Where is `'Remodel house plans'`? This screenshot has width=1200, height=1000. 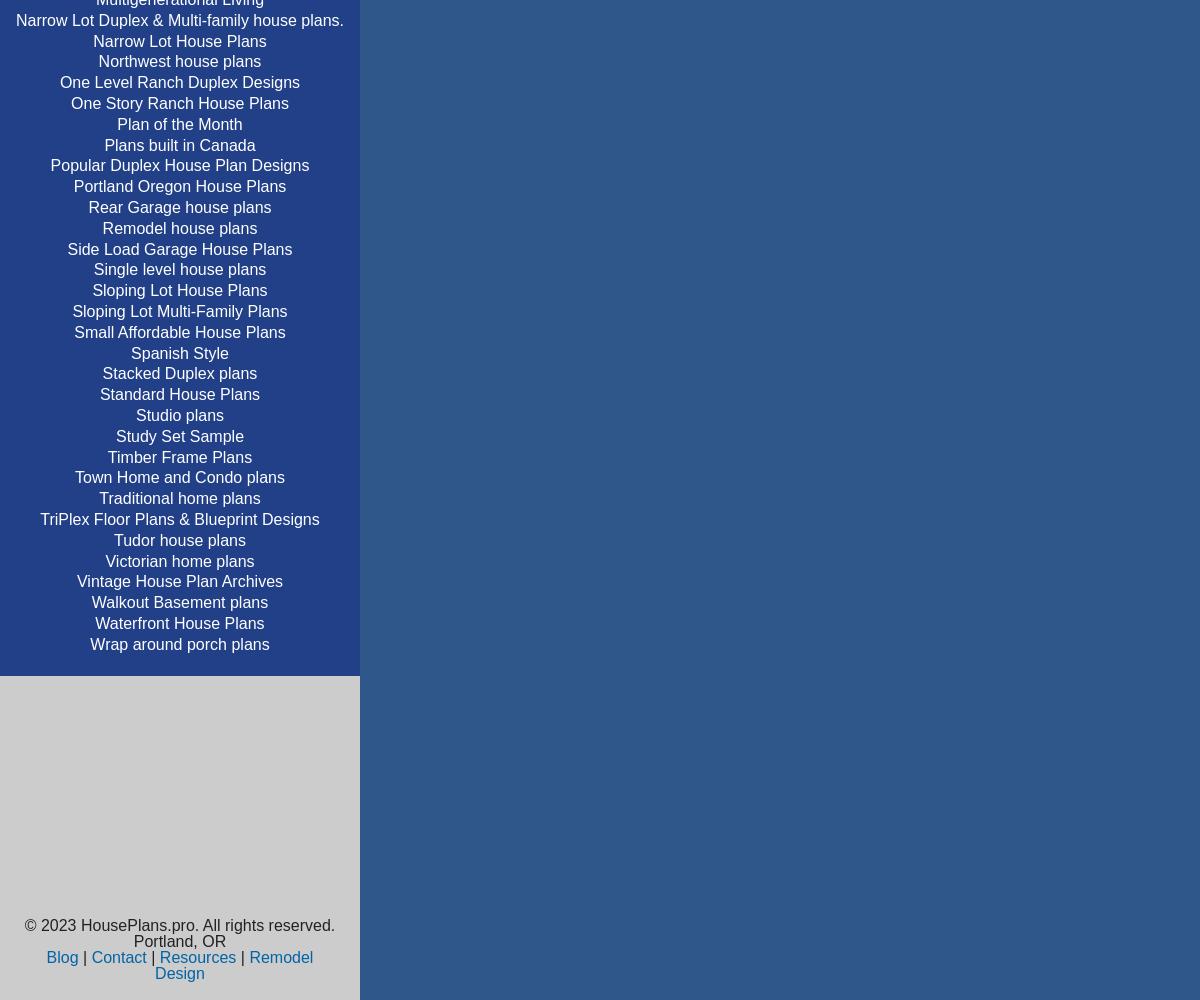 'Remodel house plans' is located at coordinates (178, 226).